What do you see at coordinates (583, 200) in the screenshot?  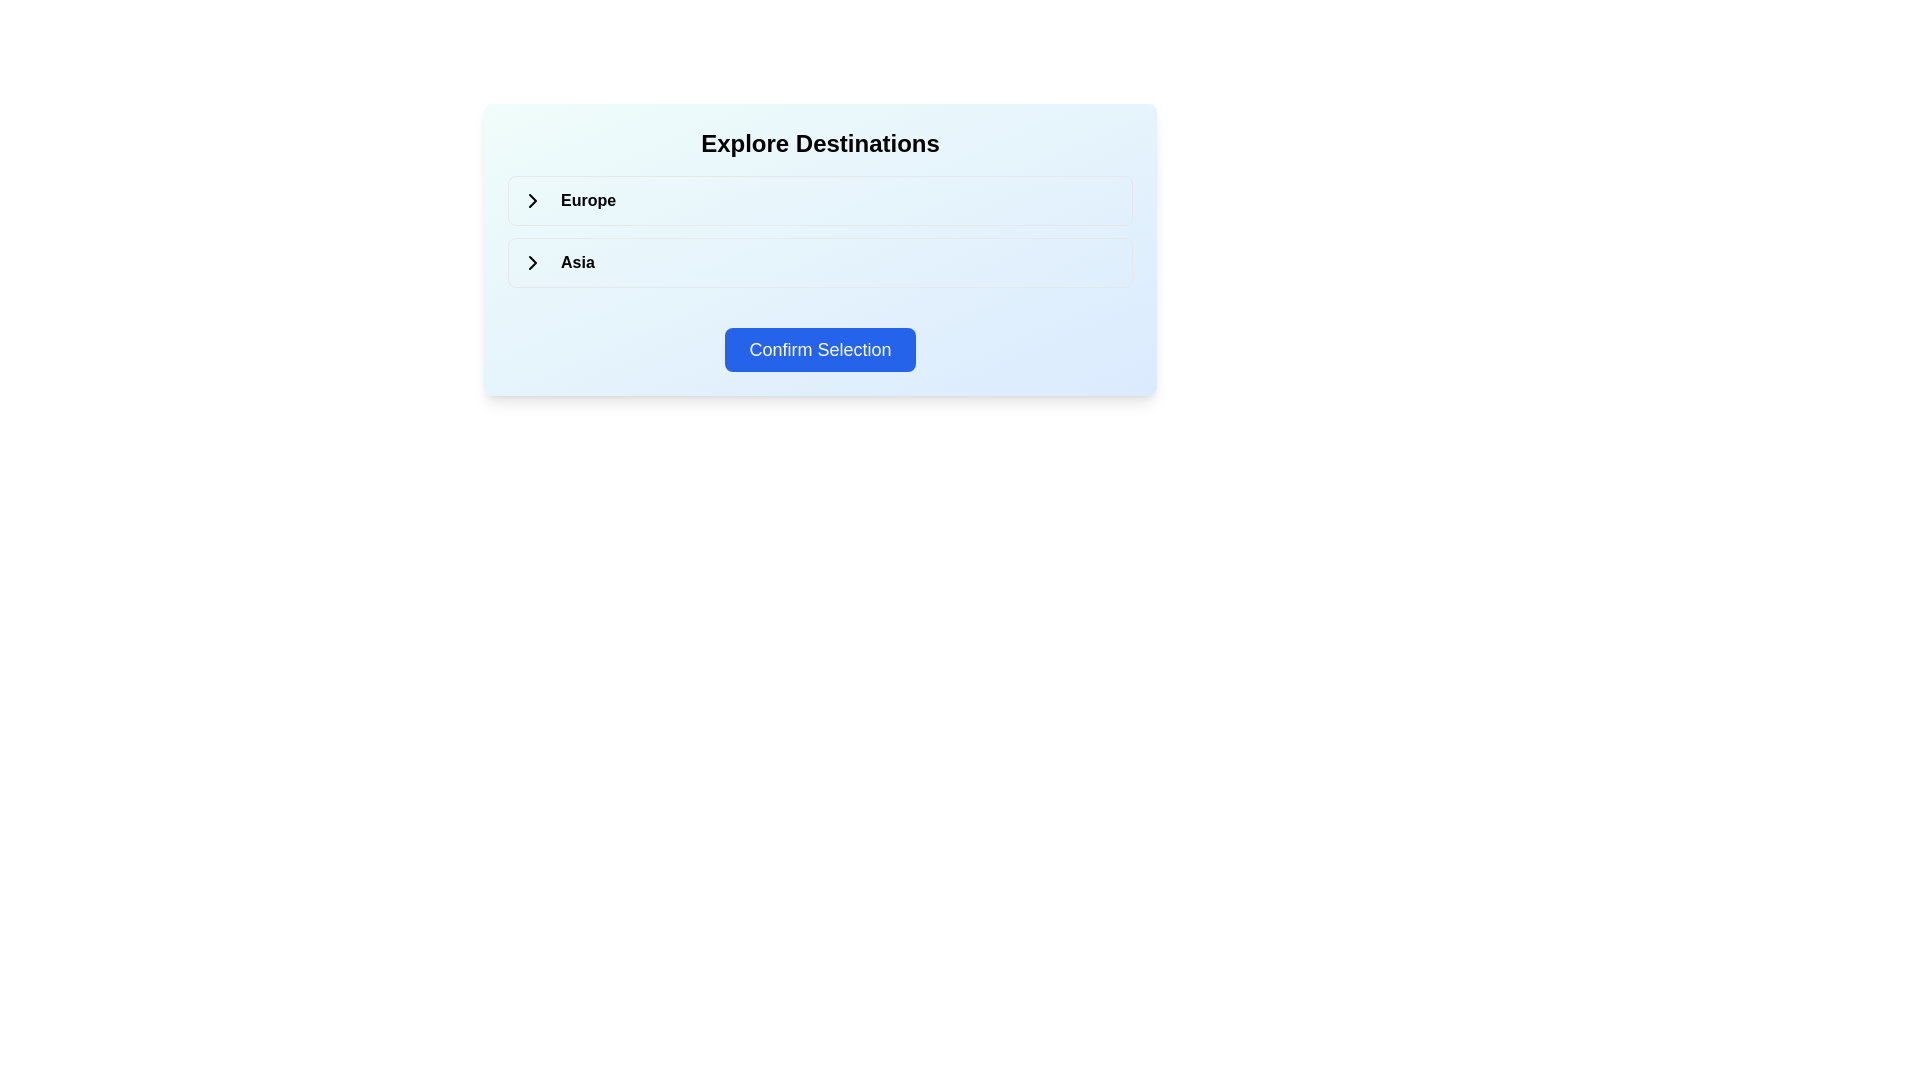 I see `the text label that indicates a selectable option for a destination, located to the right of a chevron icon under the 'Explore Destinations' heading` at bounding box center [583, 200].